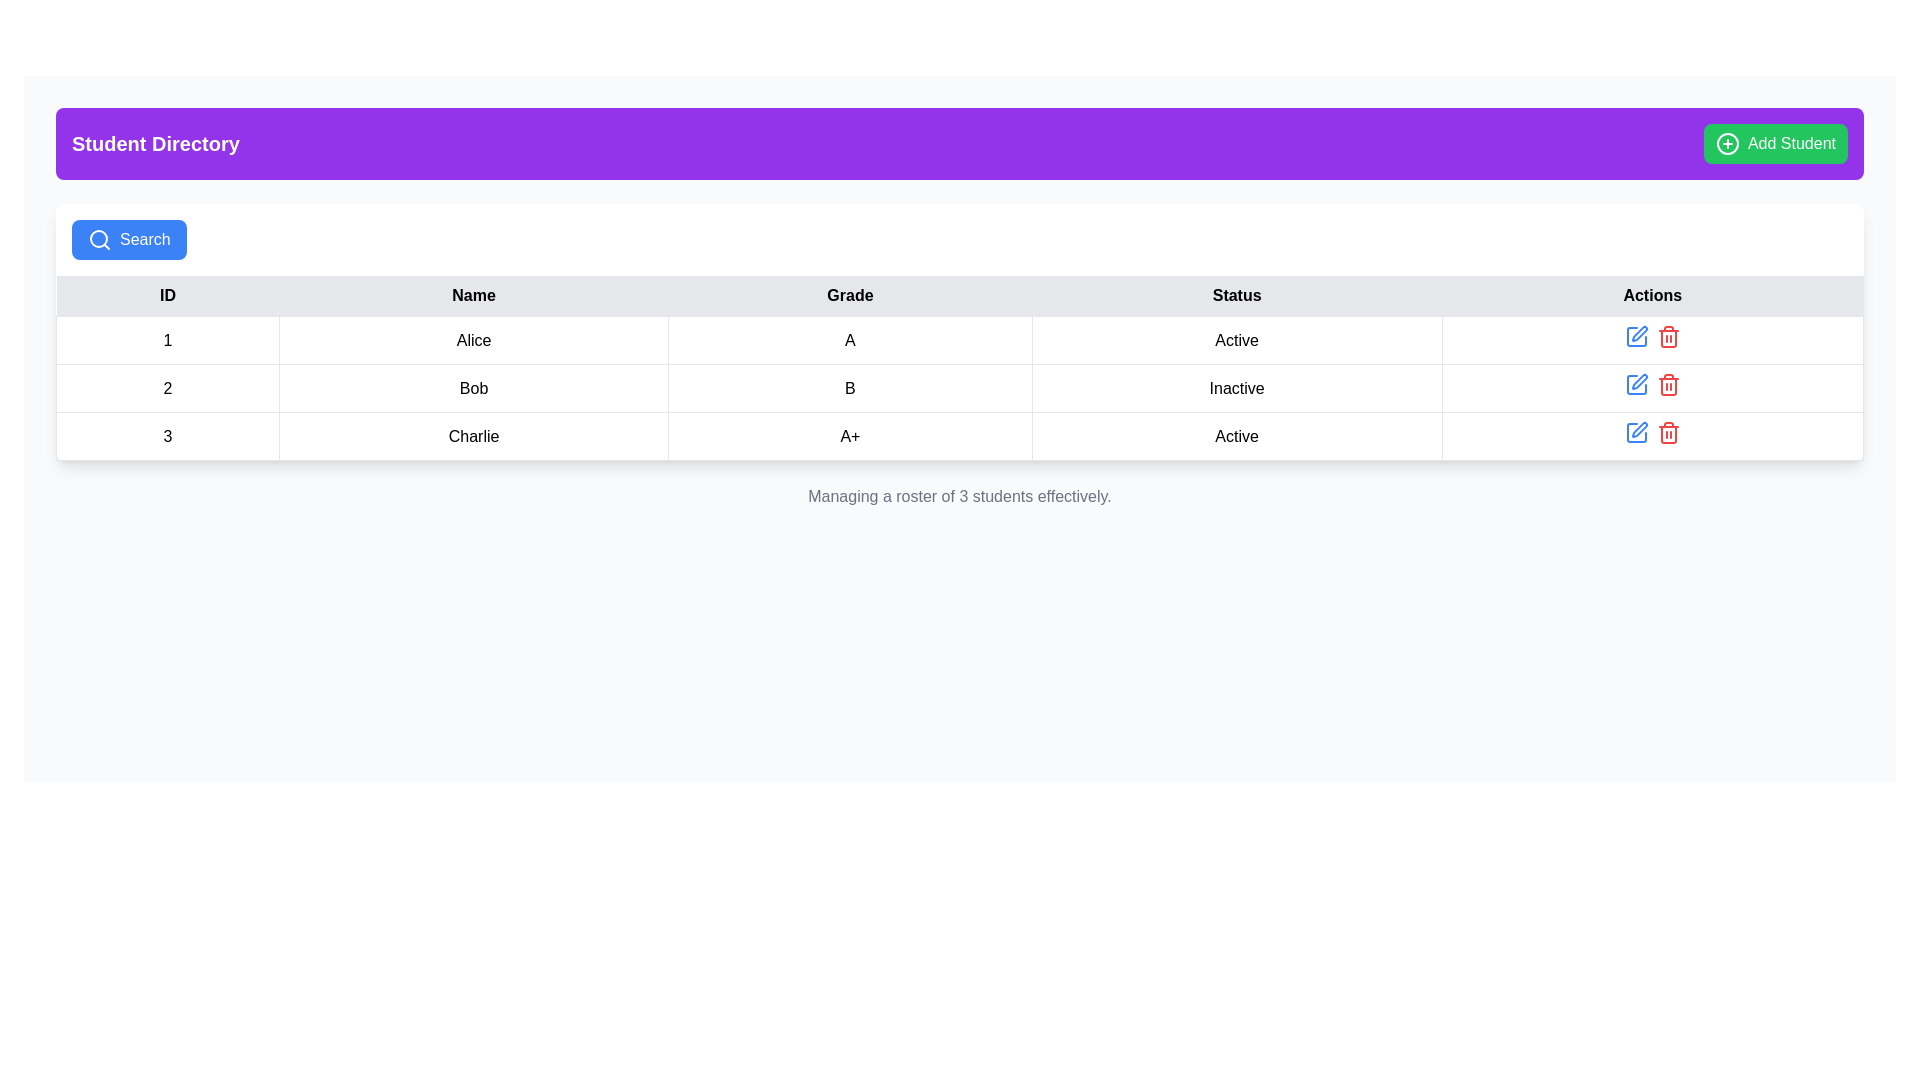  Describe the element at coordinates (1652, 388) in the screenshot. I see `the left icon of the interactive button group in the last column of the second row to initiate editing for the user 'Bob'` at that location.